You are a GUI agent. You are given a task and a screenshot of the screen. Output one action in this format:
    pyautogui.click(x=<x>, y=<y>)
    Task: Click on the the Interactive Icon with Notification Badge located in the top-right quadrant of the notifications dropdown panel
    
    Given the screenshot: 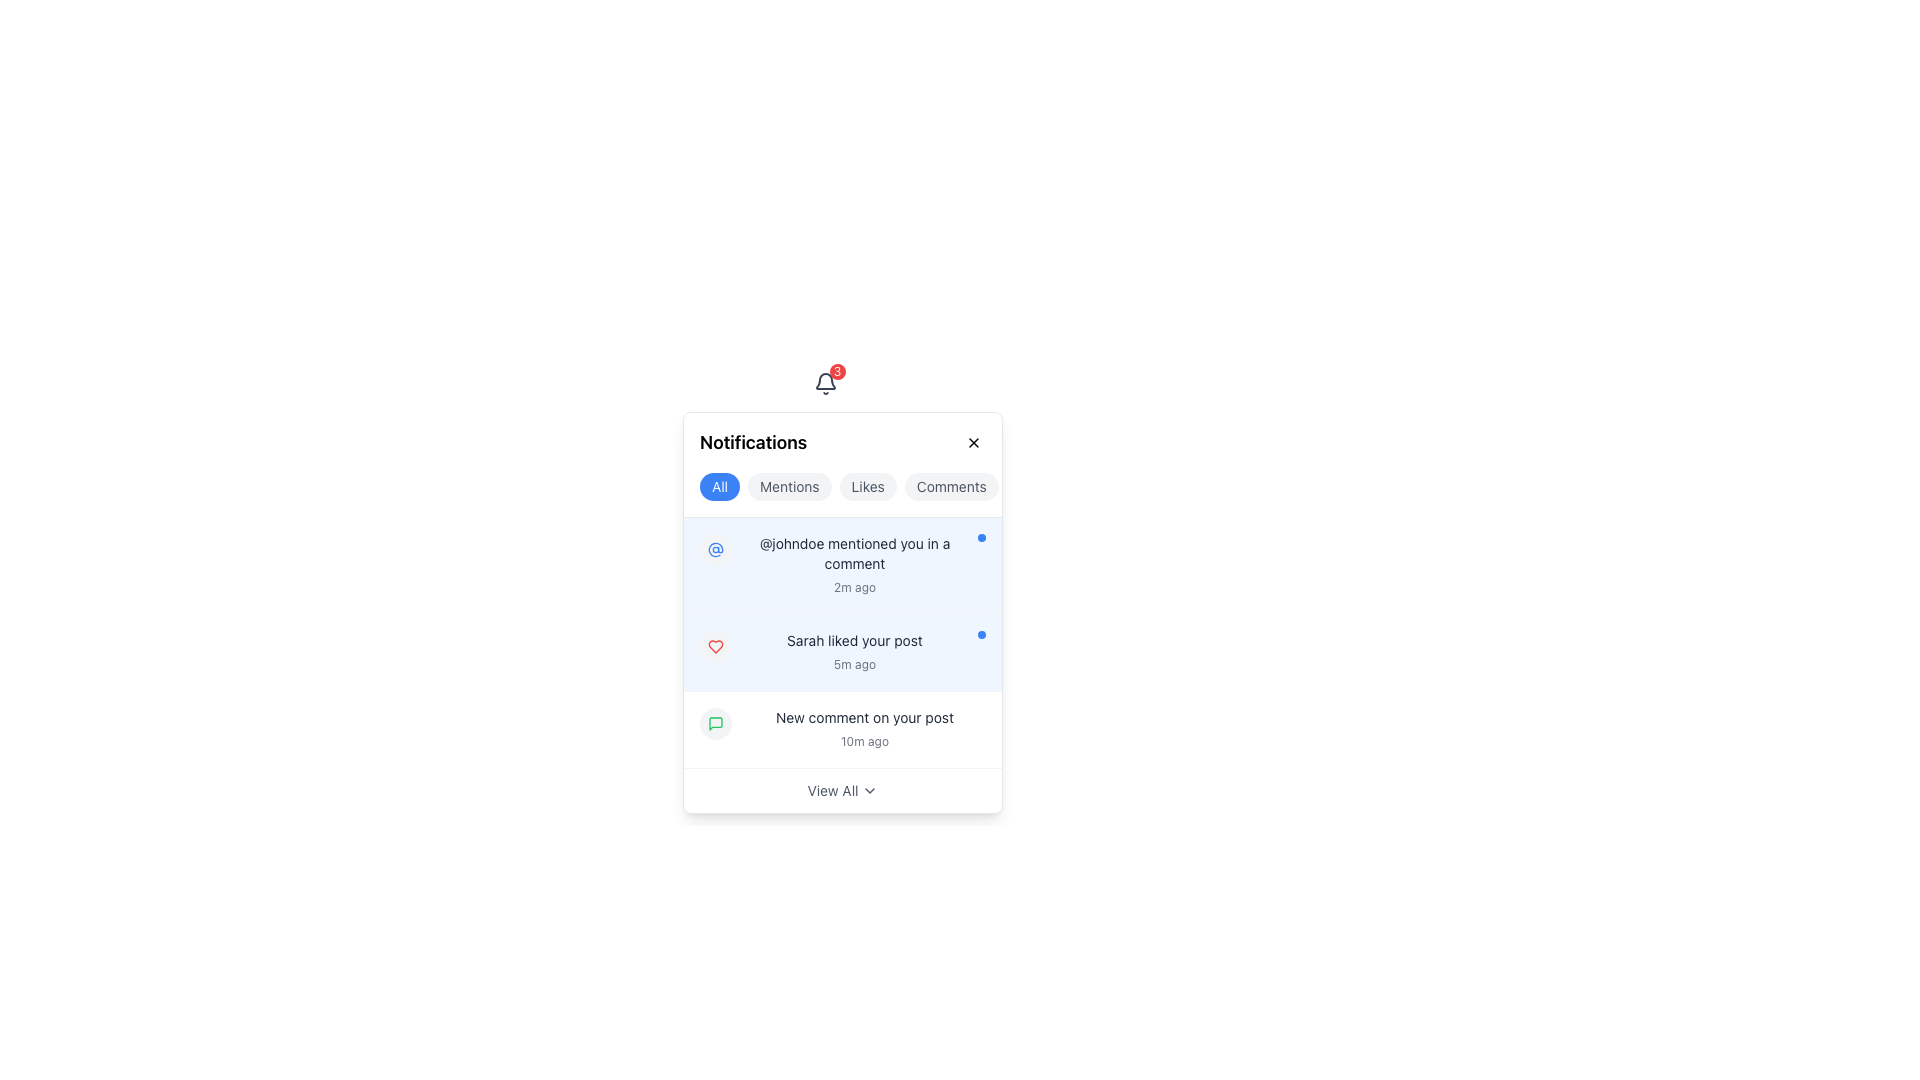 What is the action you would take?
    pyautogui.click(x=825, y=384)
    